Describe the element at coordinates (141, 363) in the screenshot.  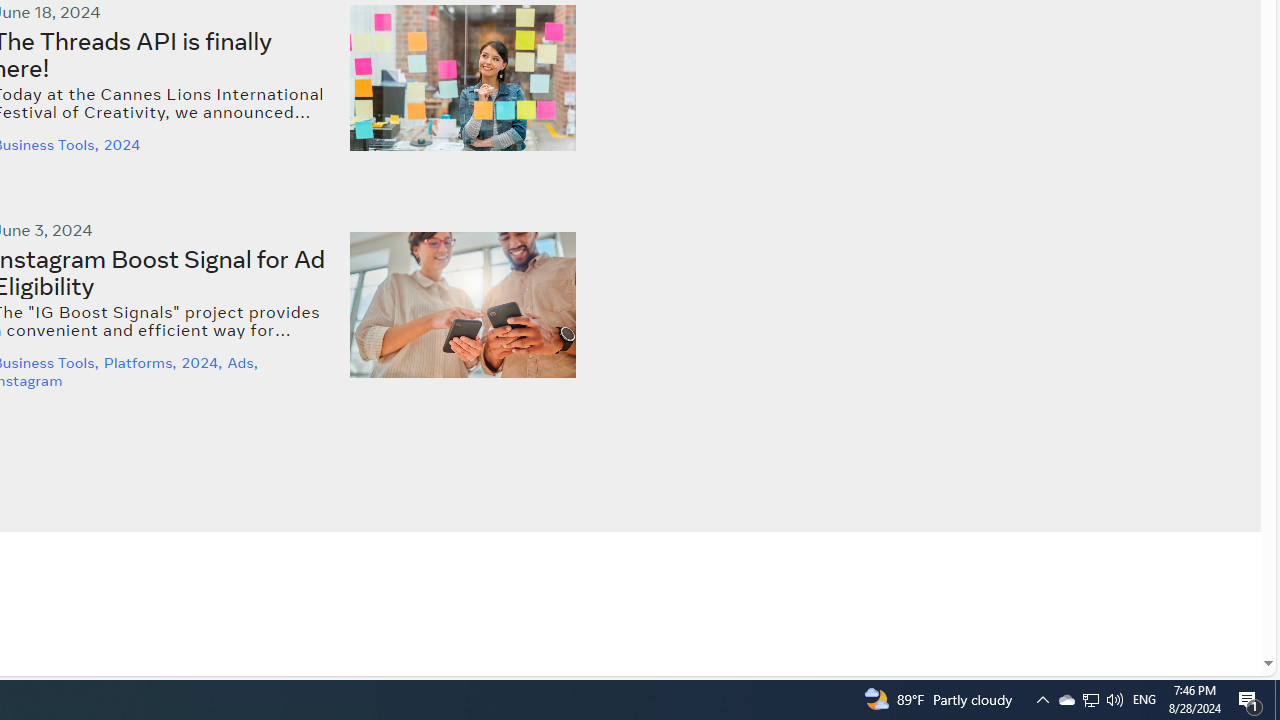
I see `'Platforms,'` at that location.